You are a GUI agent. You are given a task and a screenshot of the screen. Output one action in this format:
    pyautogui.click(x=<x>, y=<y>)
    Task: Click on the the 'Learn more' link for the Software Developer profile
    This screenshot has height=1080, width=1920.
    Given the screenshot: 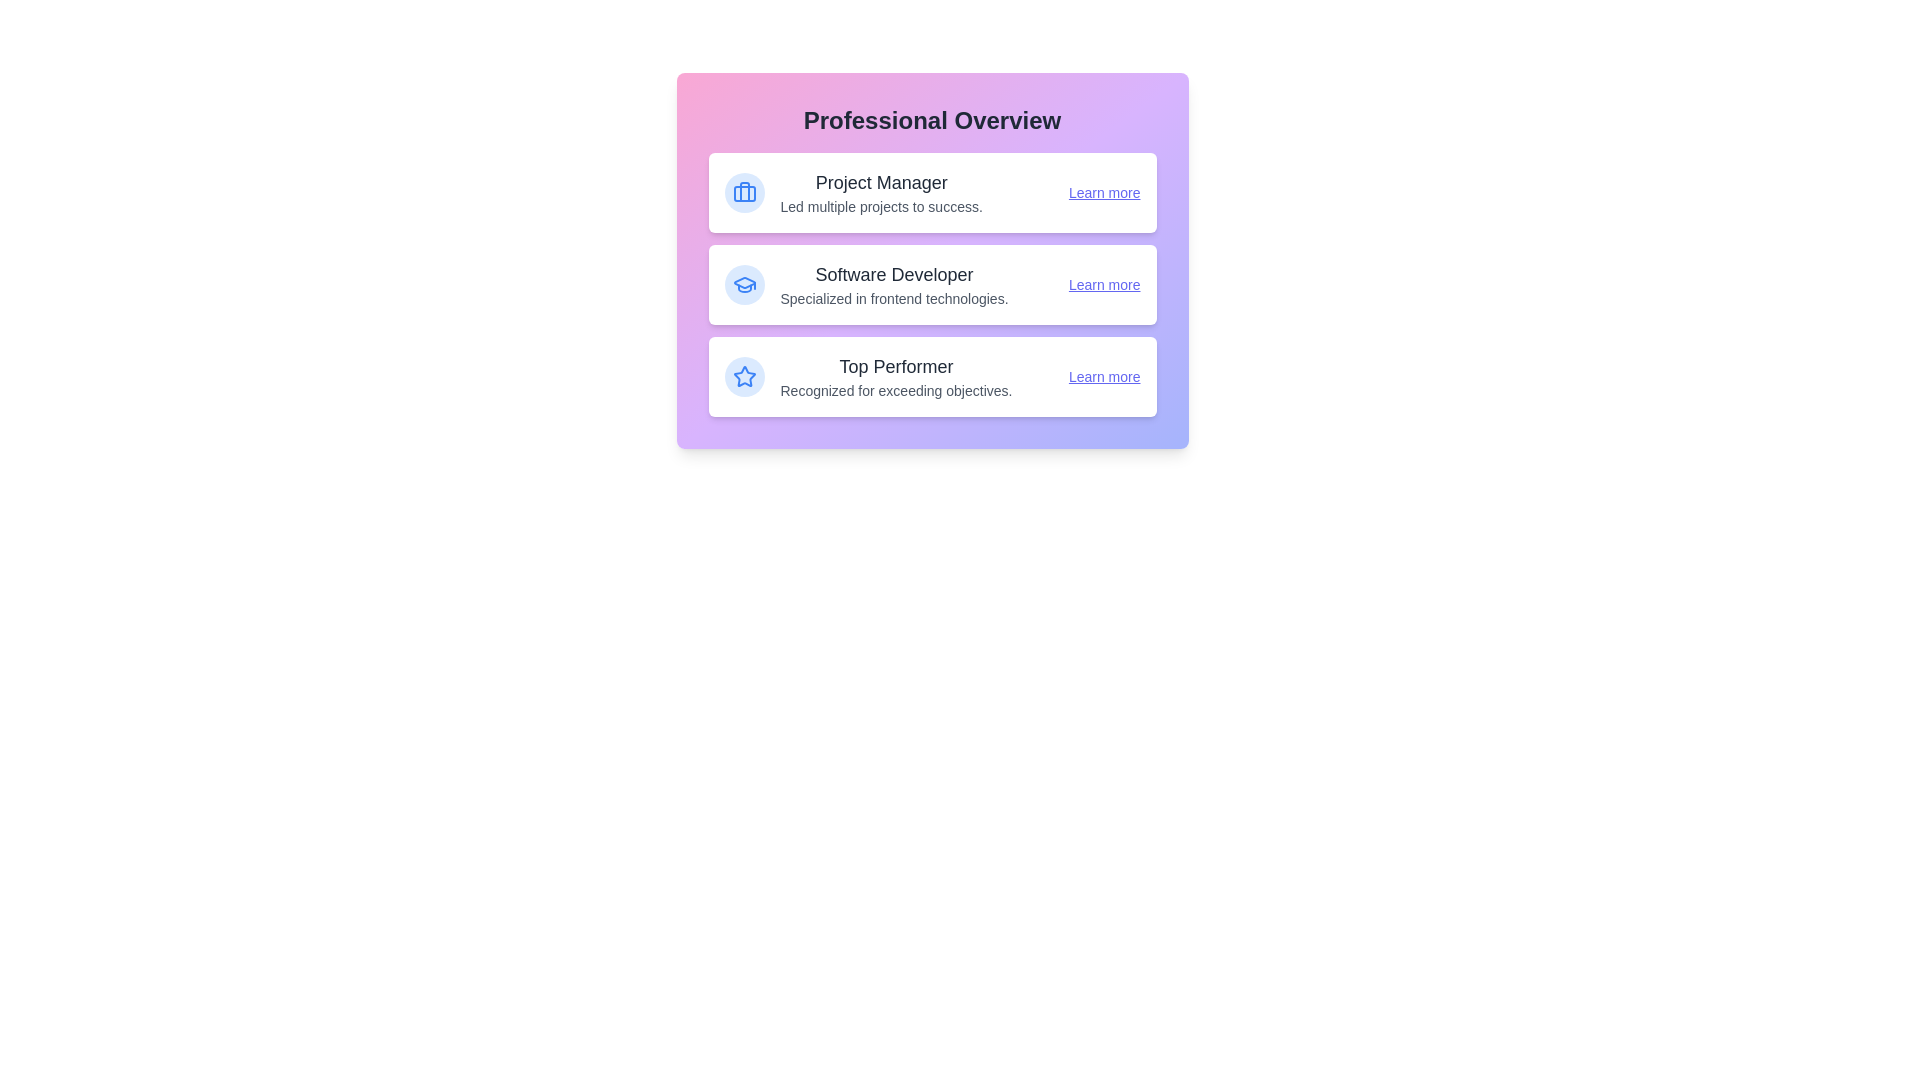 What is the action you would take?
    pyautogui.click(x=1103, y=285)
    